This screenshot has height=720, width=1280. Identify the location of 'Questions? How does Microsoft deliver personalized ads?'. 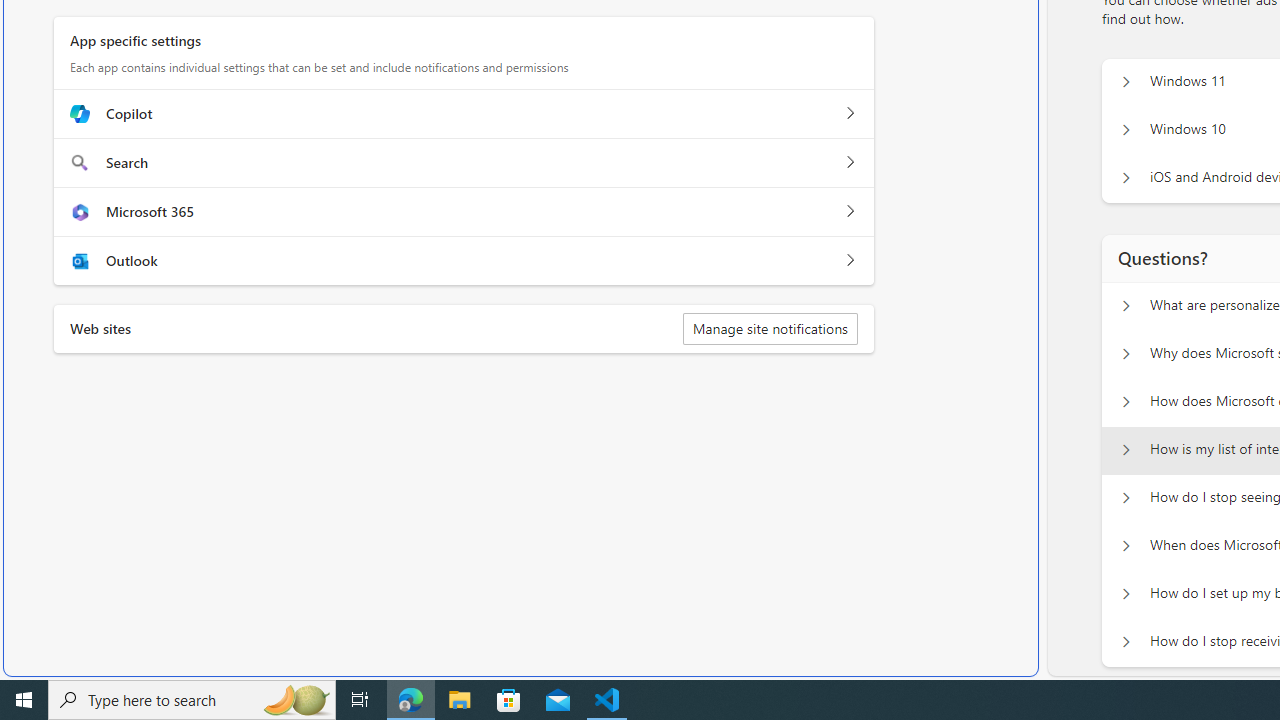
(1125, 402).